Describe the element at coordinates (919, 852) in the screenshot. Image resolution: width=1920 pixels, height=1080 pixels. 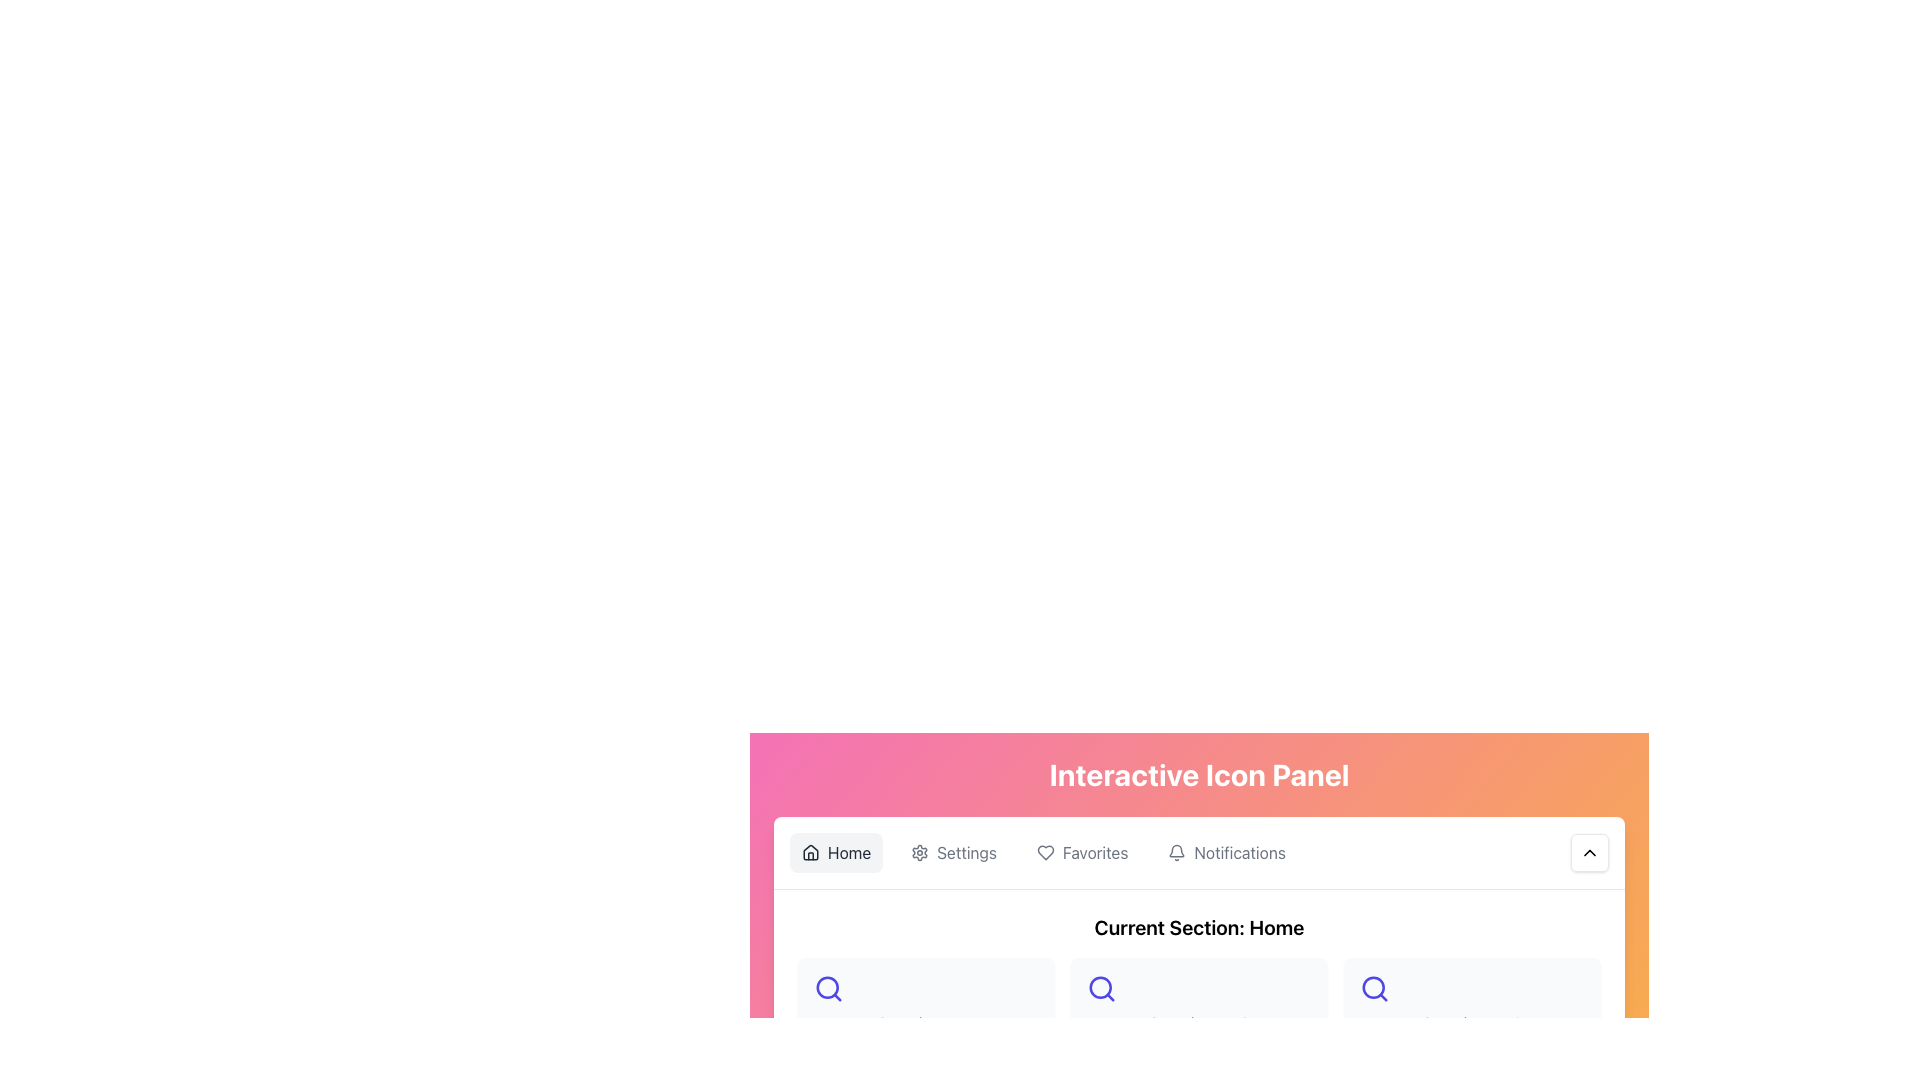
I see `the gear-shaped settings icon located in the horizontal navigation bar` at that location.